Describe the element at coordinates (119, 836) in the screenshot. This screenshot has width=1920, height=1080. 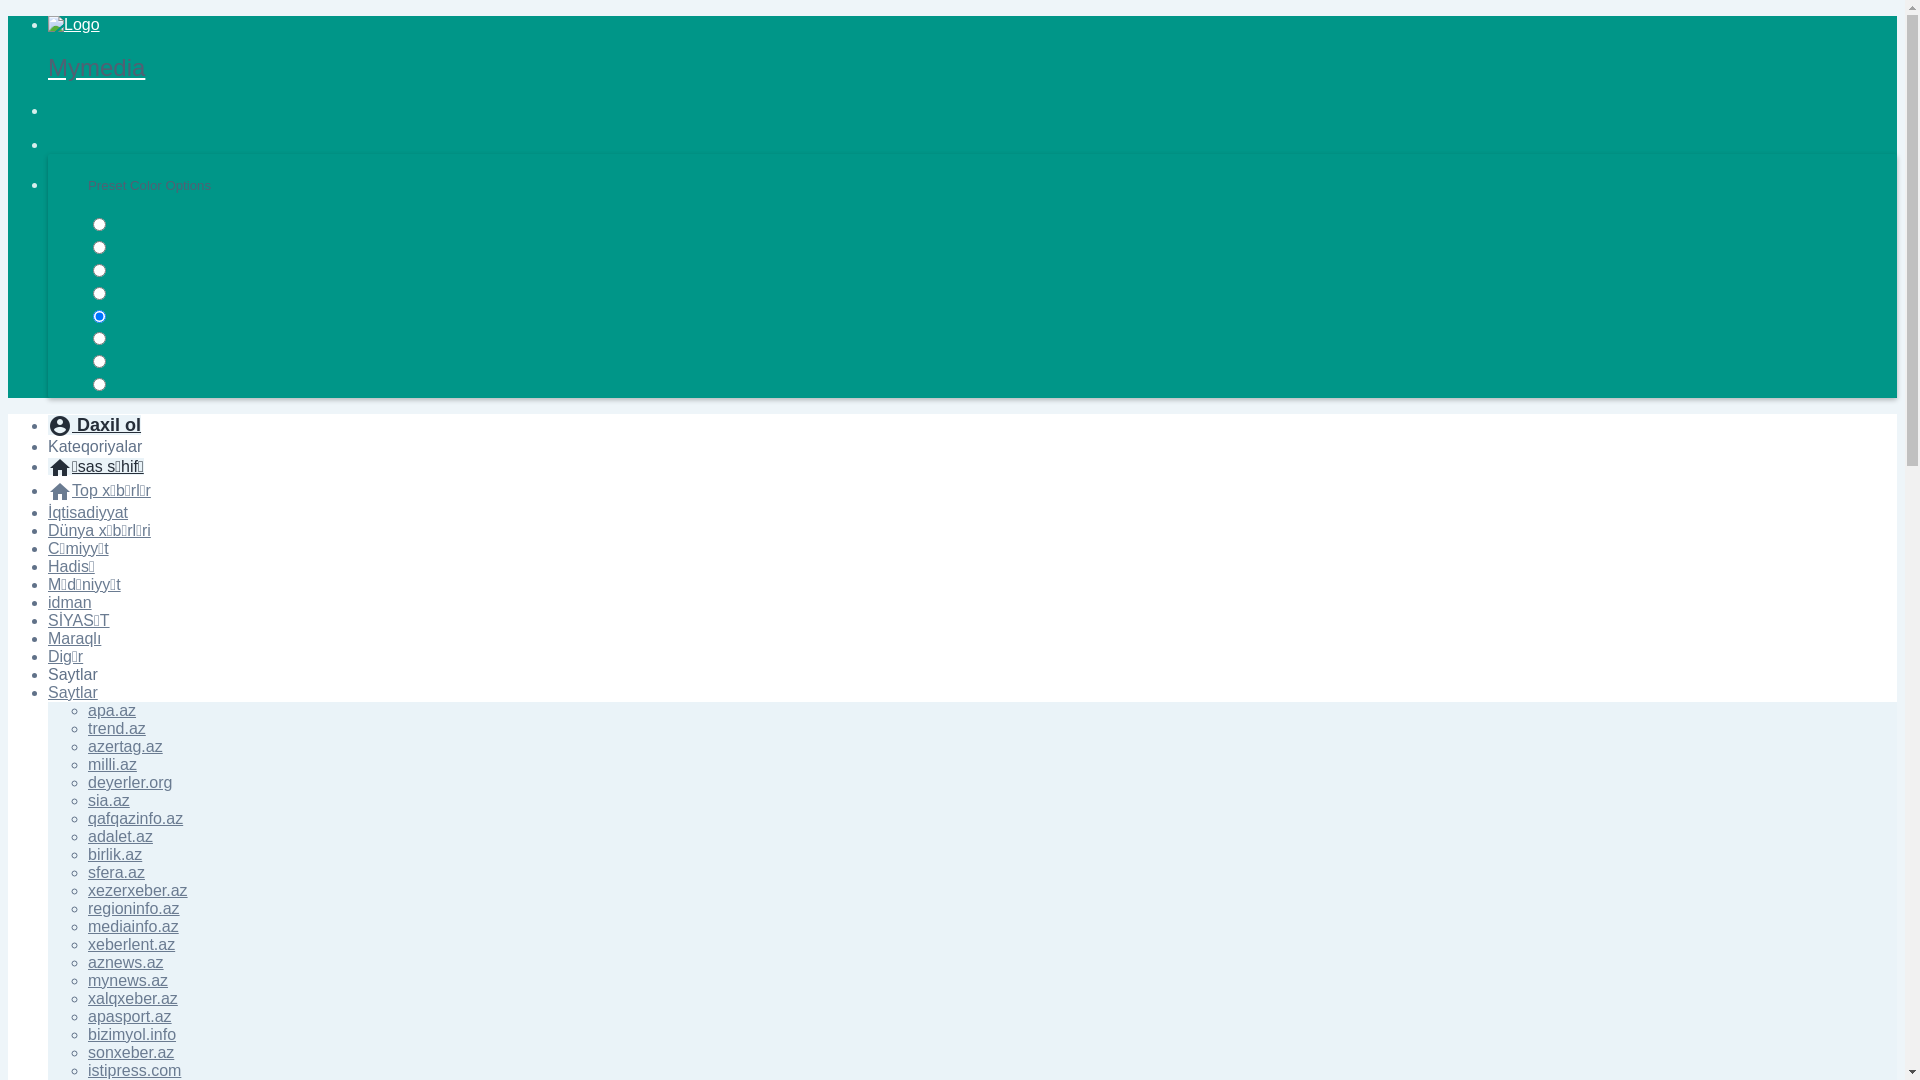
I see `'adalet.az'` at that location.